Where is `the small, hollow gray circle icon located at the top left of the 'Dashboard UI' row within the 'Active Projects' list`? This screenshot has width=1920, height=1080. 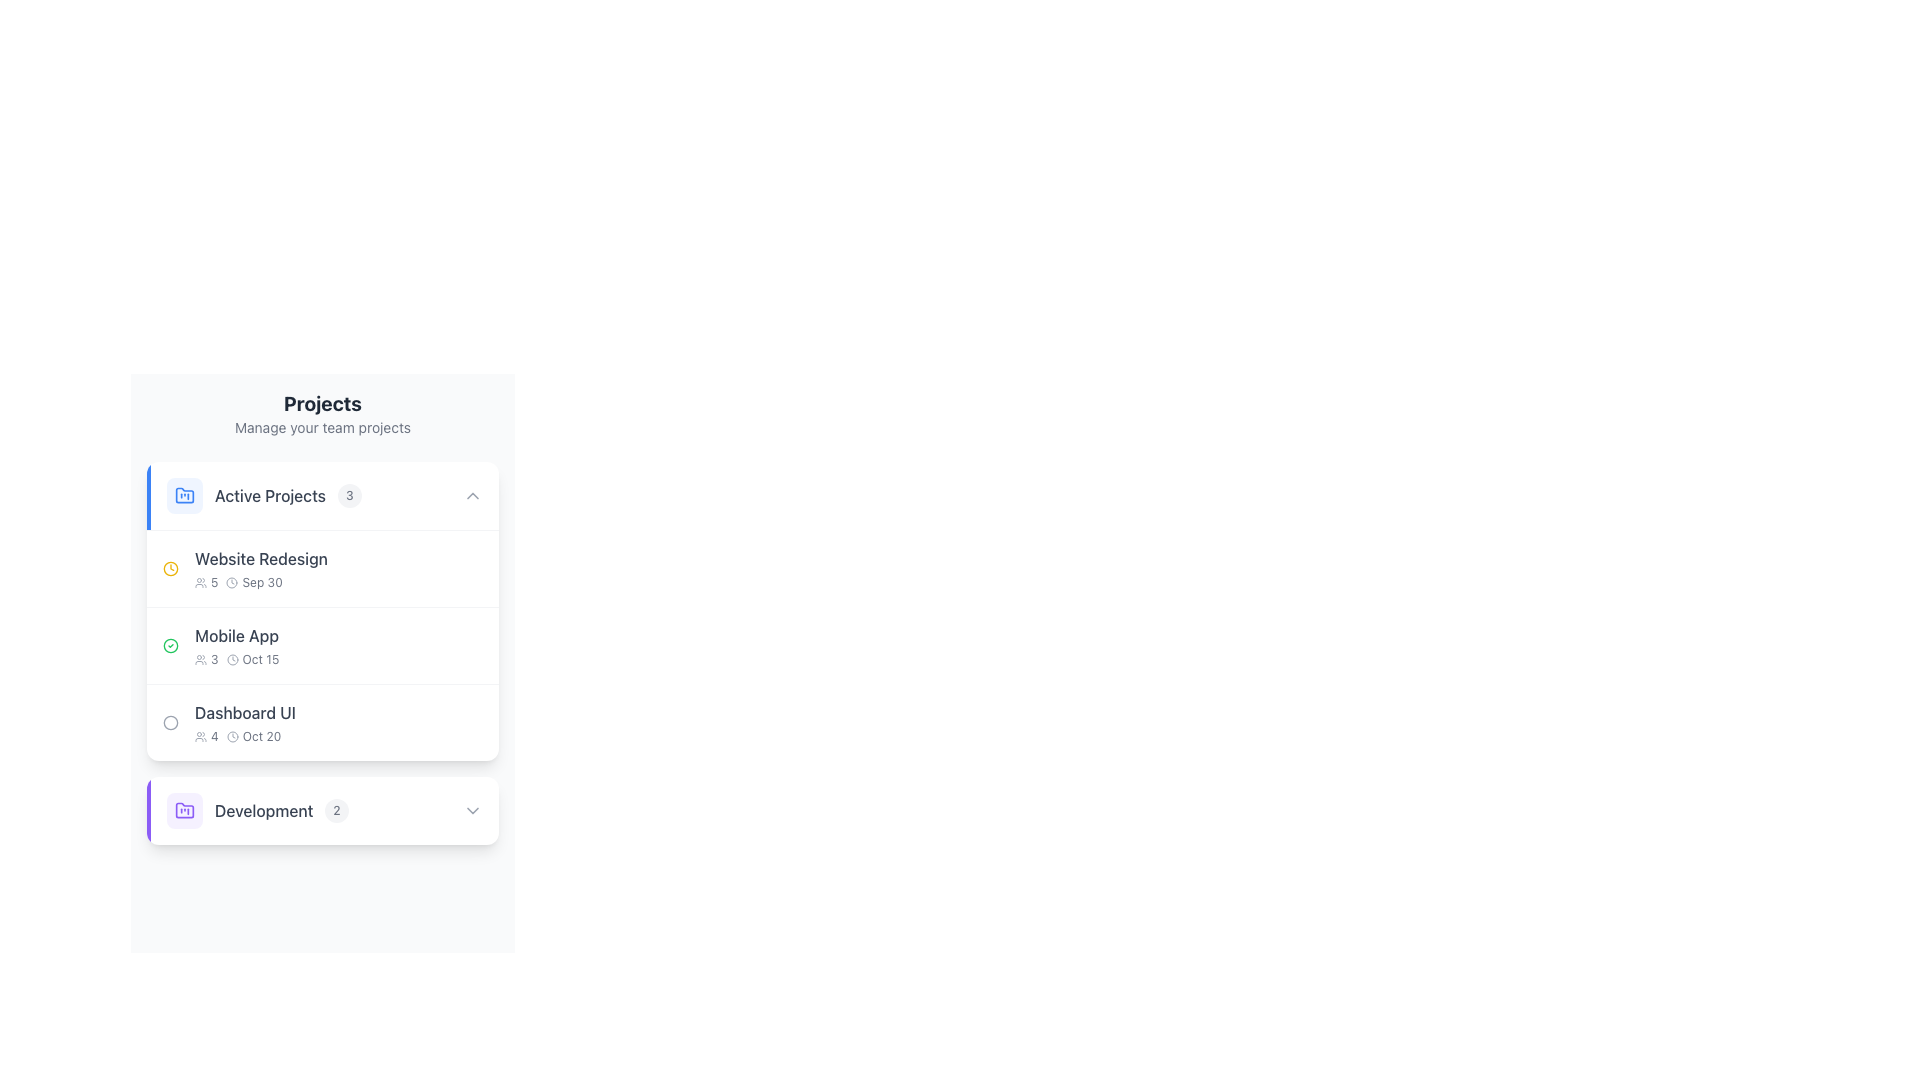
the small, hollow gray circle icon located at the top left of the 'Dashboard UI' row within the 'Active Projects' list is located at coordinates (171, 722).